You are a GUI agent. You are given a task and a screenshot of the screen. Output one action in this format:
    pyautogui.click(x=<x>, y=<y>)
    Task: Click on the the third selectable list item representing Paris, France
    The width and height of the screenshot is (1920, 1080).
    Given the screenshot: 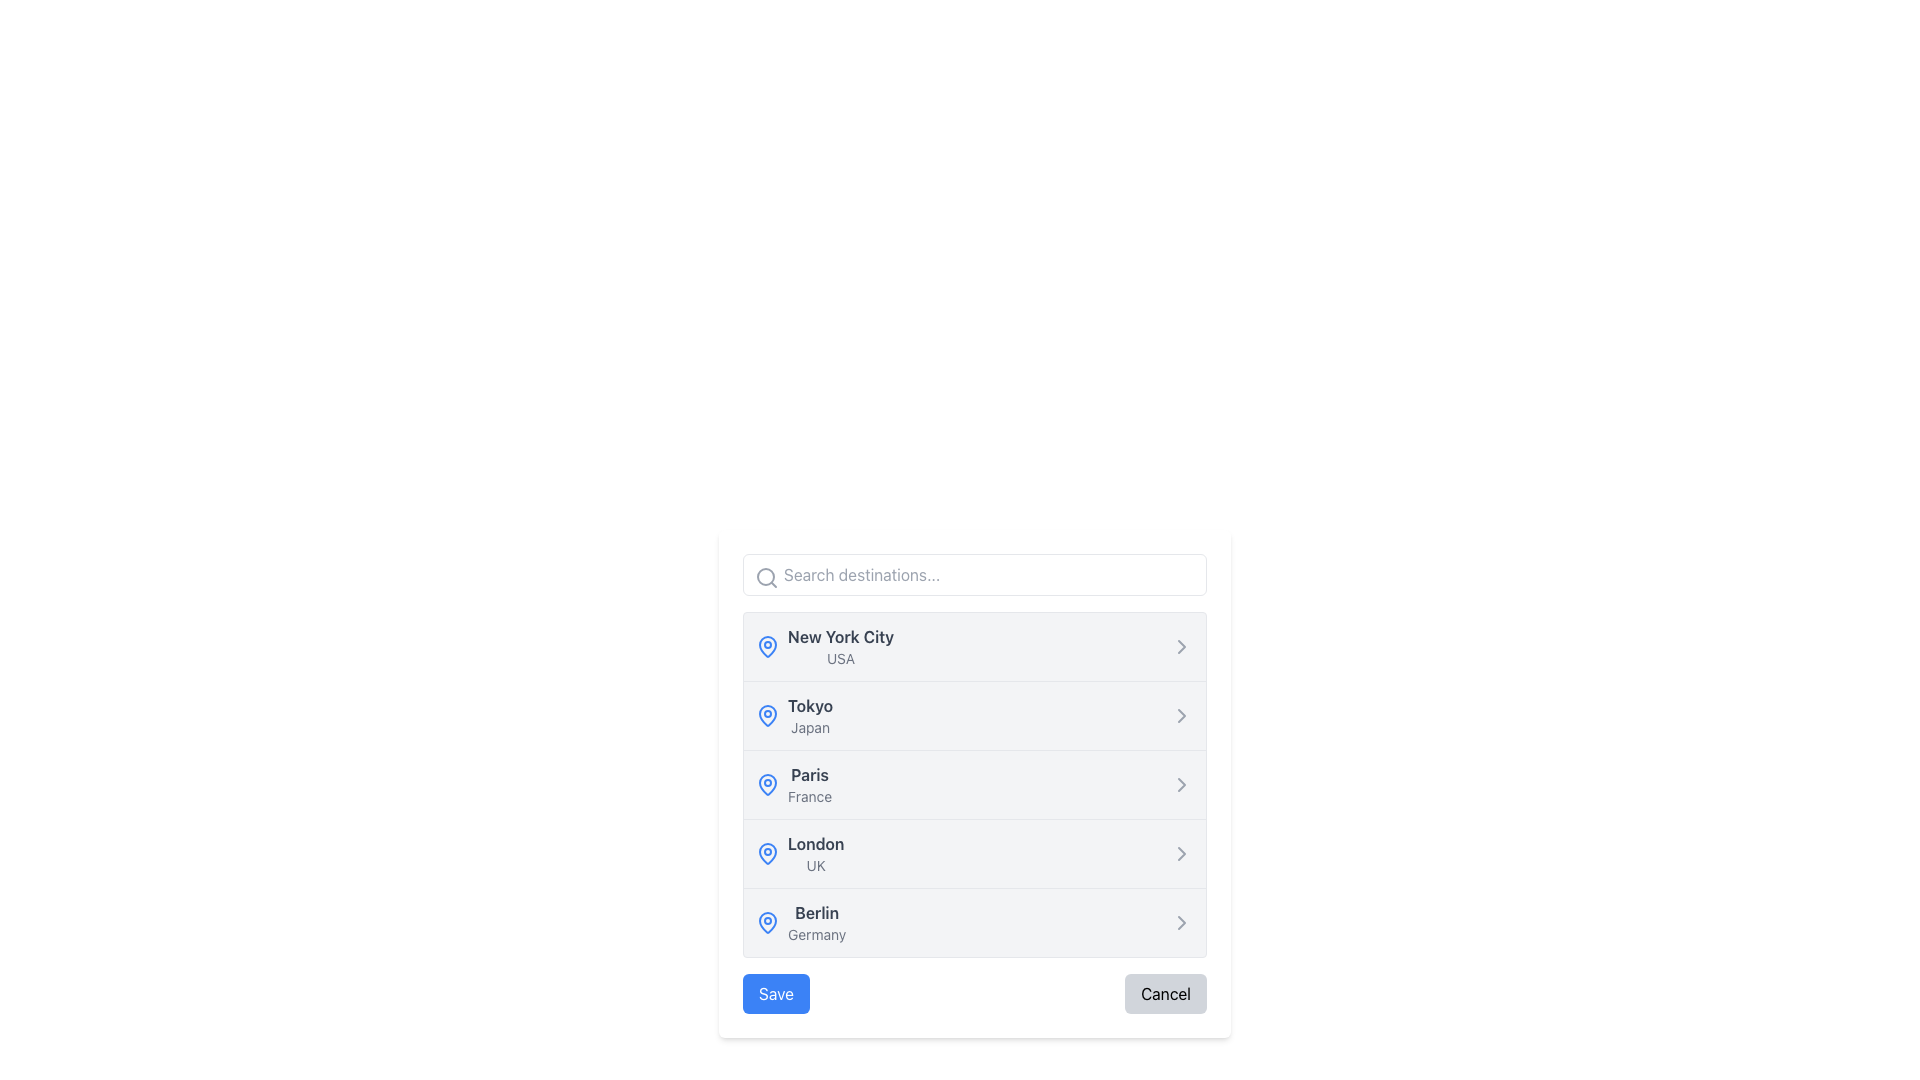 What is the action you would take?
    pyautogui.click(x=974, y=784)
    